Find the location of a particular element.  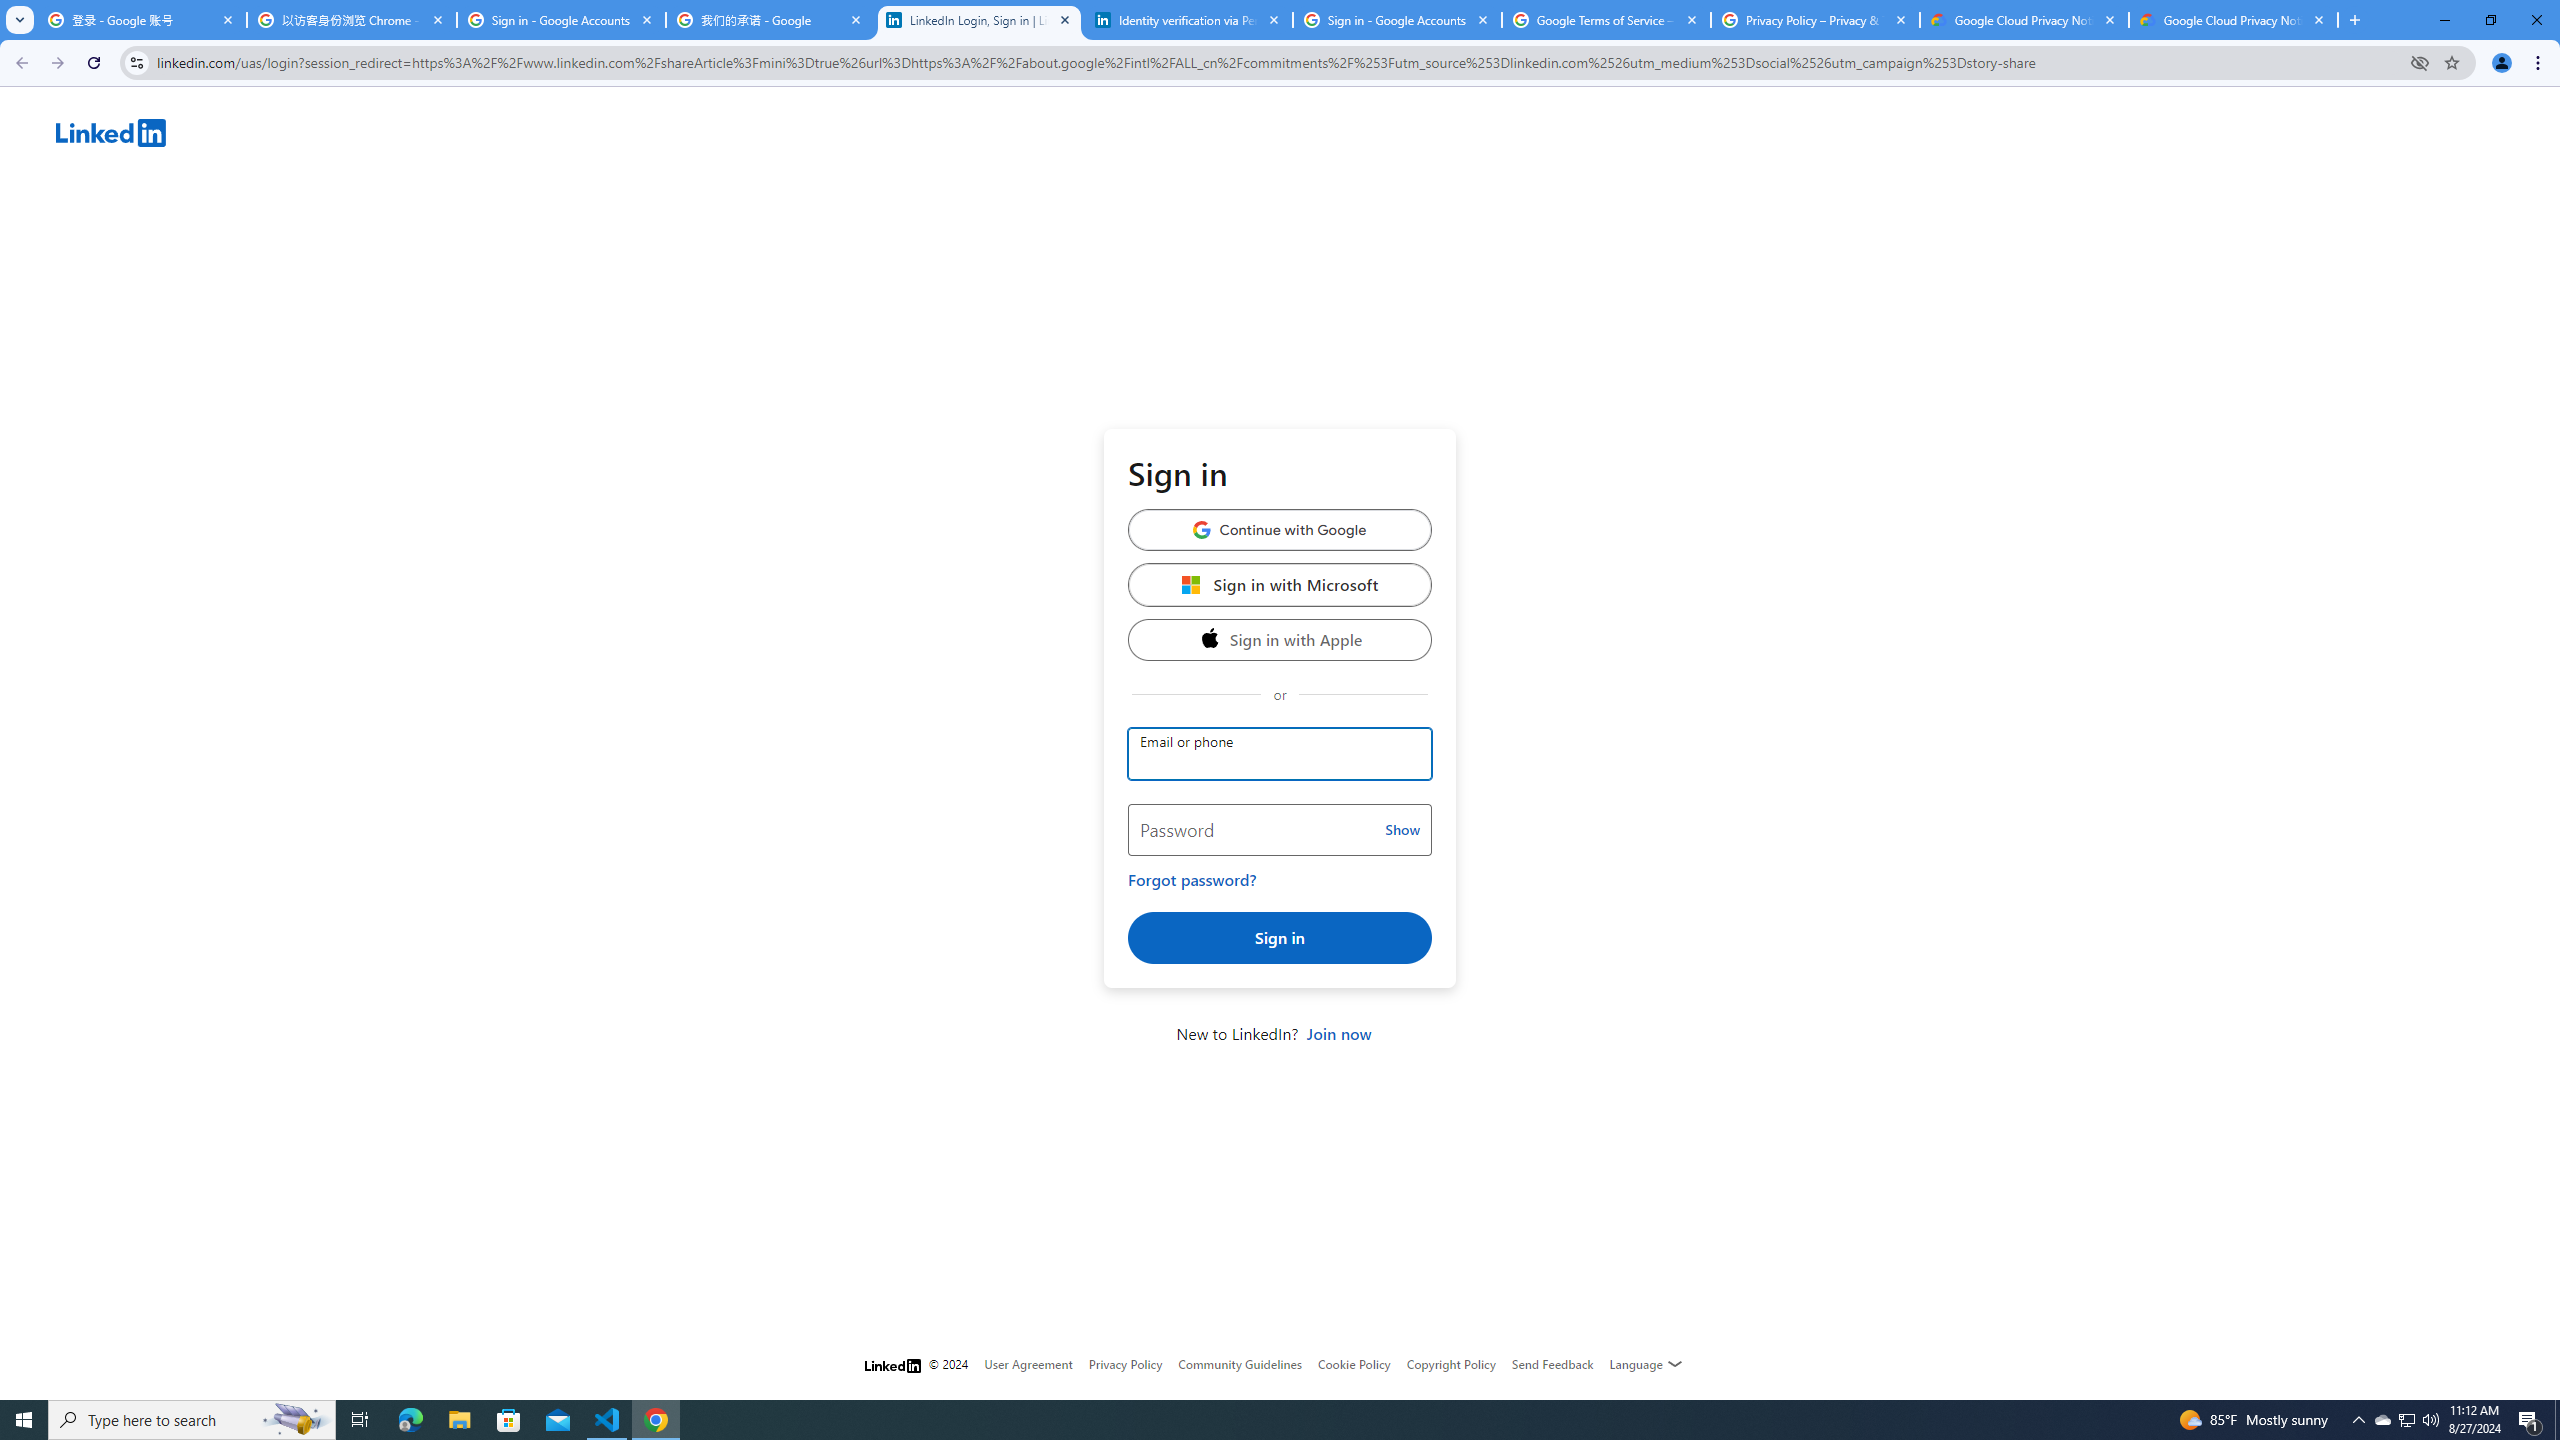

'Sign in with Apple' is located at coordinates (1280, 639).